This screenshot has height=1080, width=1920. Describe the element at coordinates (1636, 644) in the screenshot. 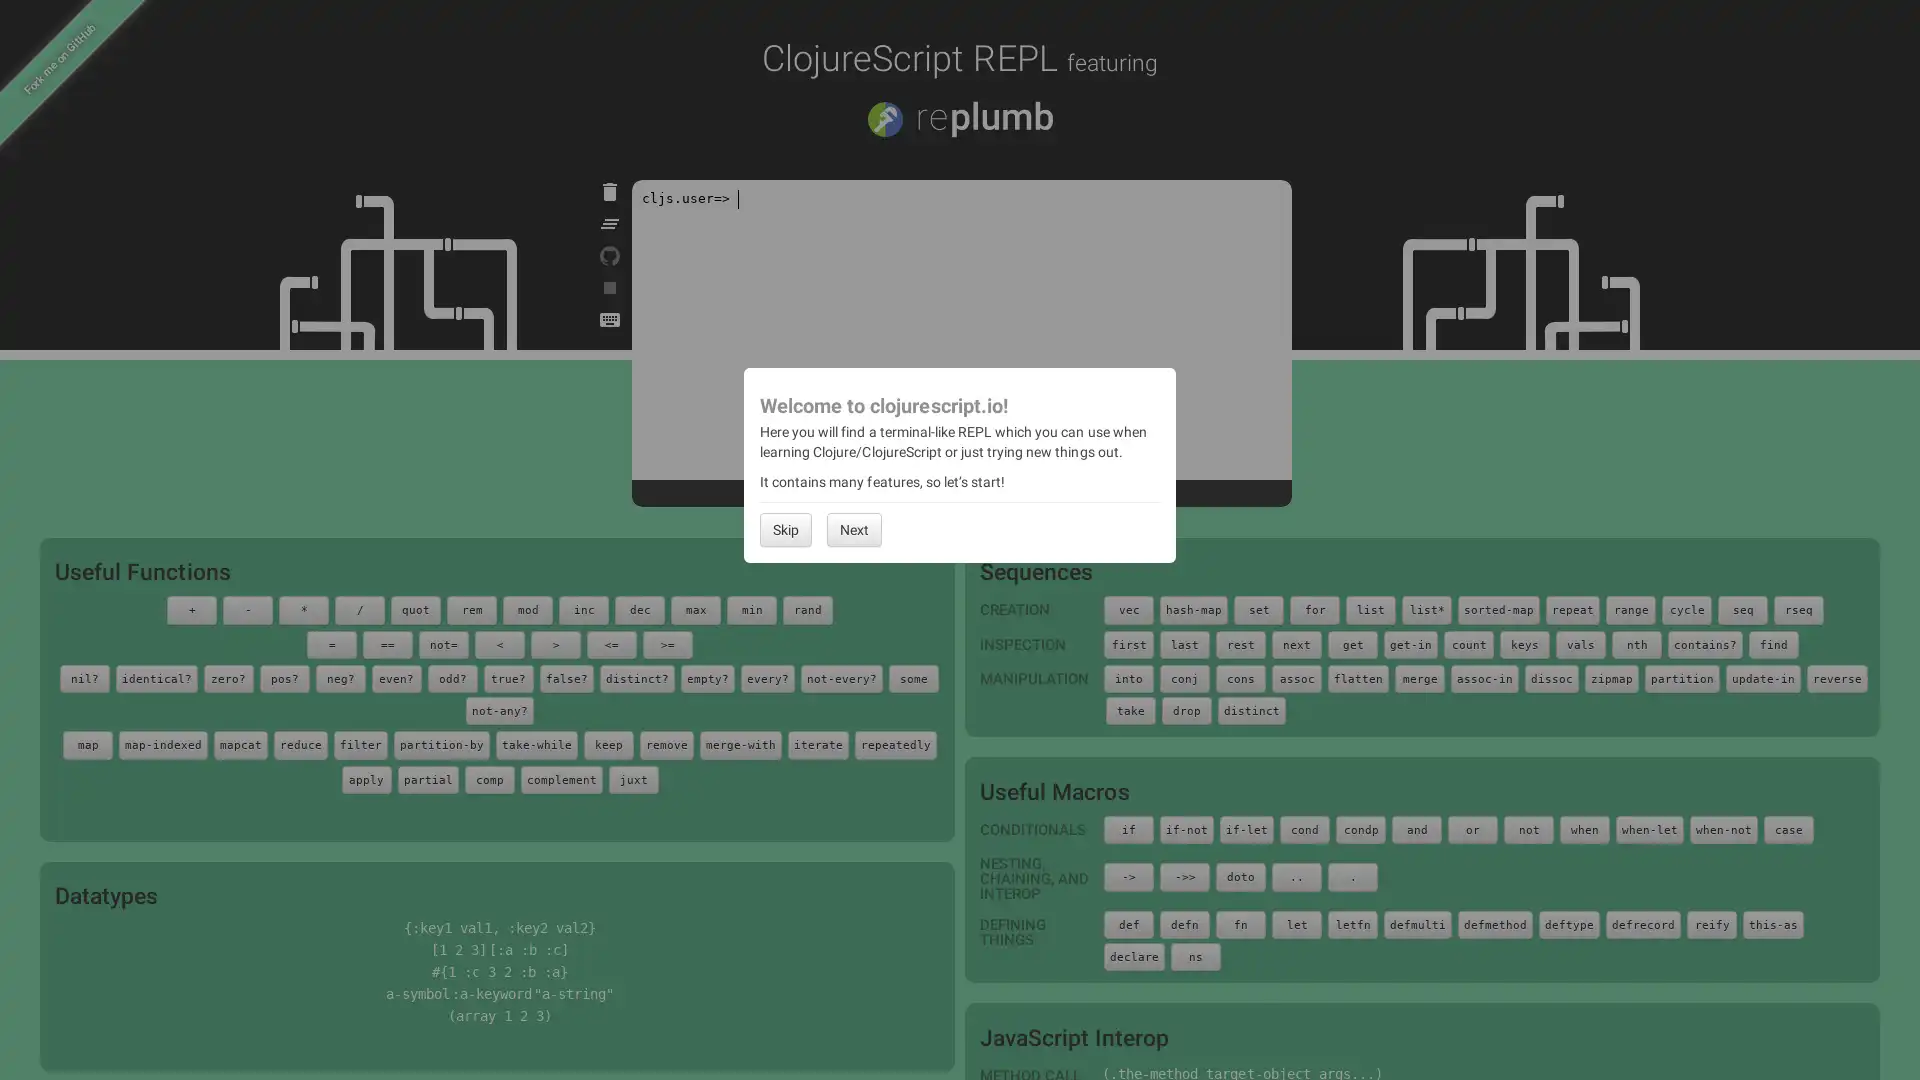

I see `nth` at that location.